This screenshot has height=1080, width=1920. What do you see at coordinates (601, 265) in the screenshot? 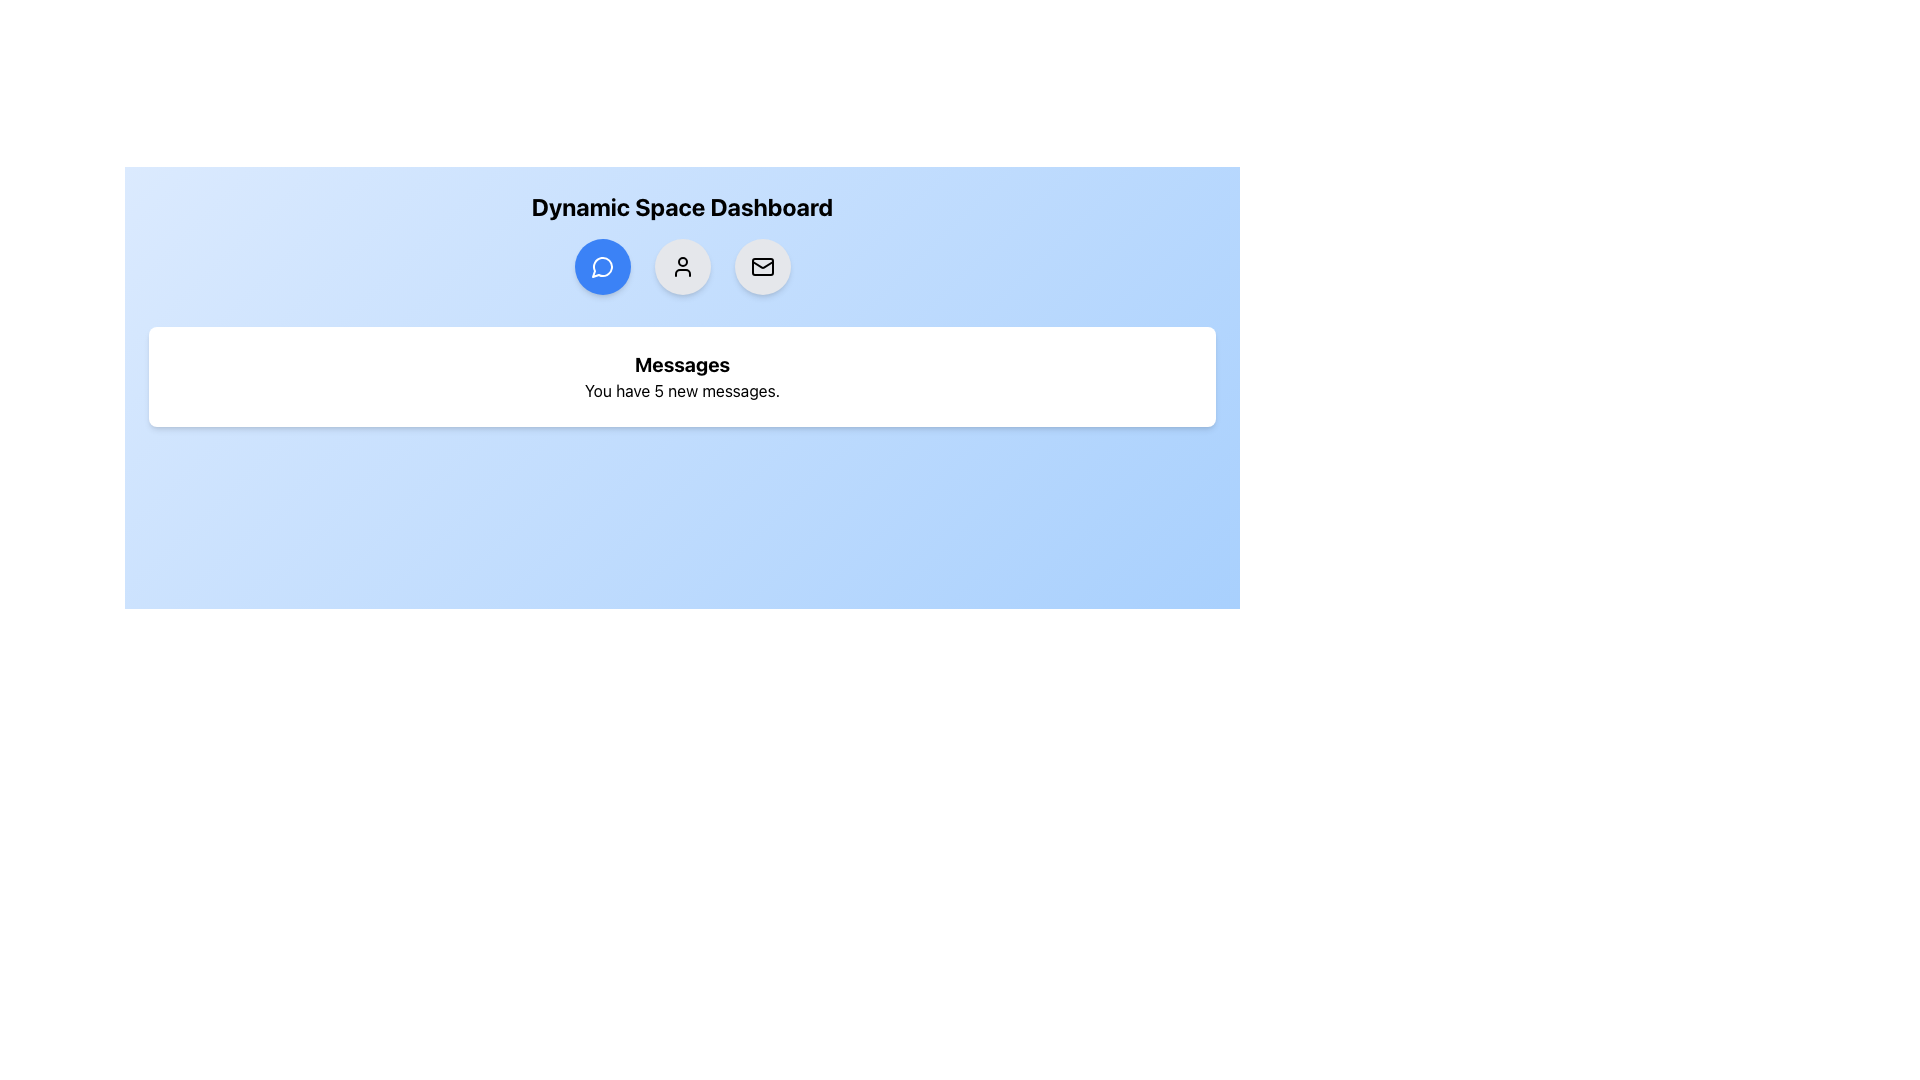
I see `the blue circular button with a message bubble icon located at the top-left corner of the row of three buttons` at bounding box center [601, 265].